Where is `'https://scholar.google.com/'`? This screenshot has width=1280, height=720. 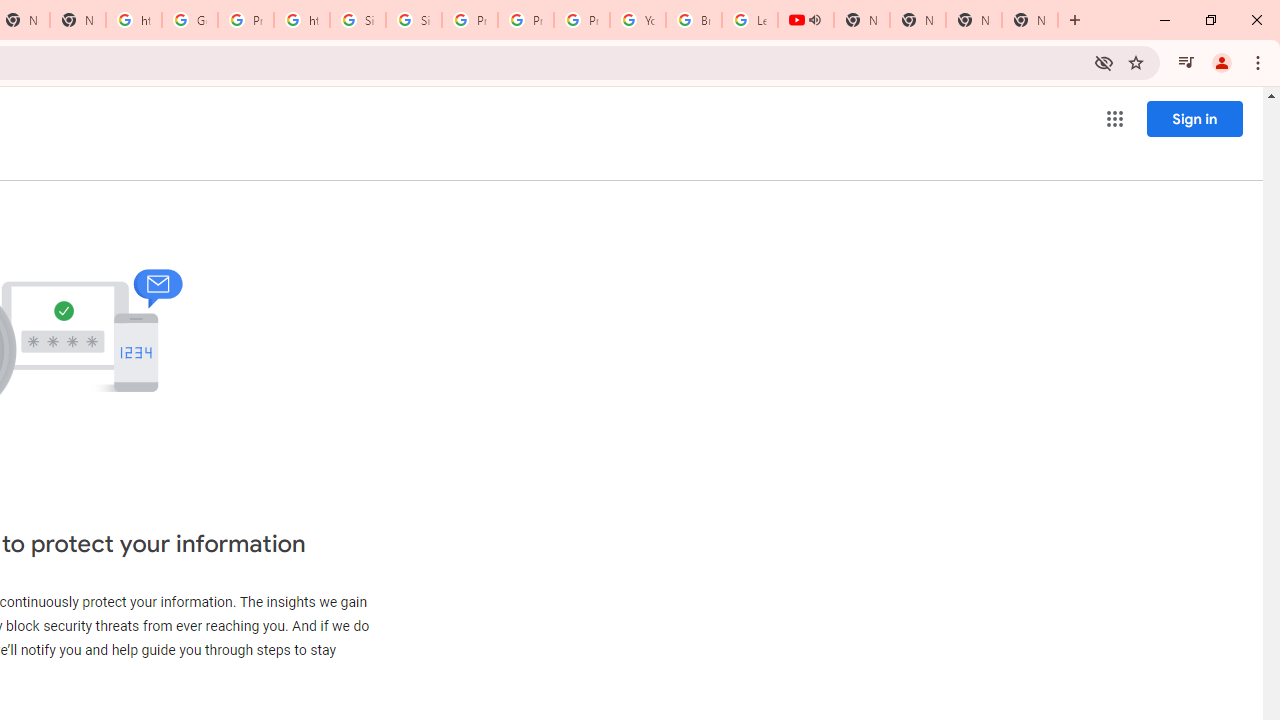 'https://scholar.google.com/' is located at coordinates (301, 20).